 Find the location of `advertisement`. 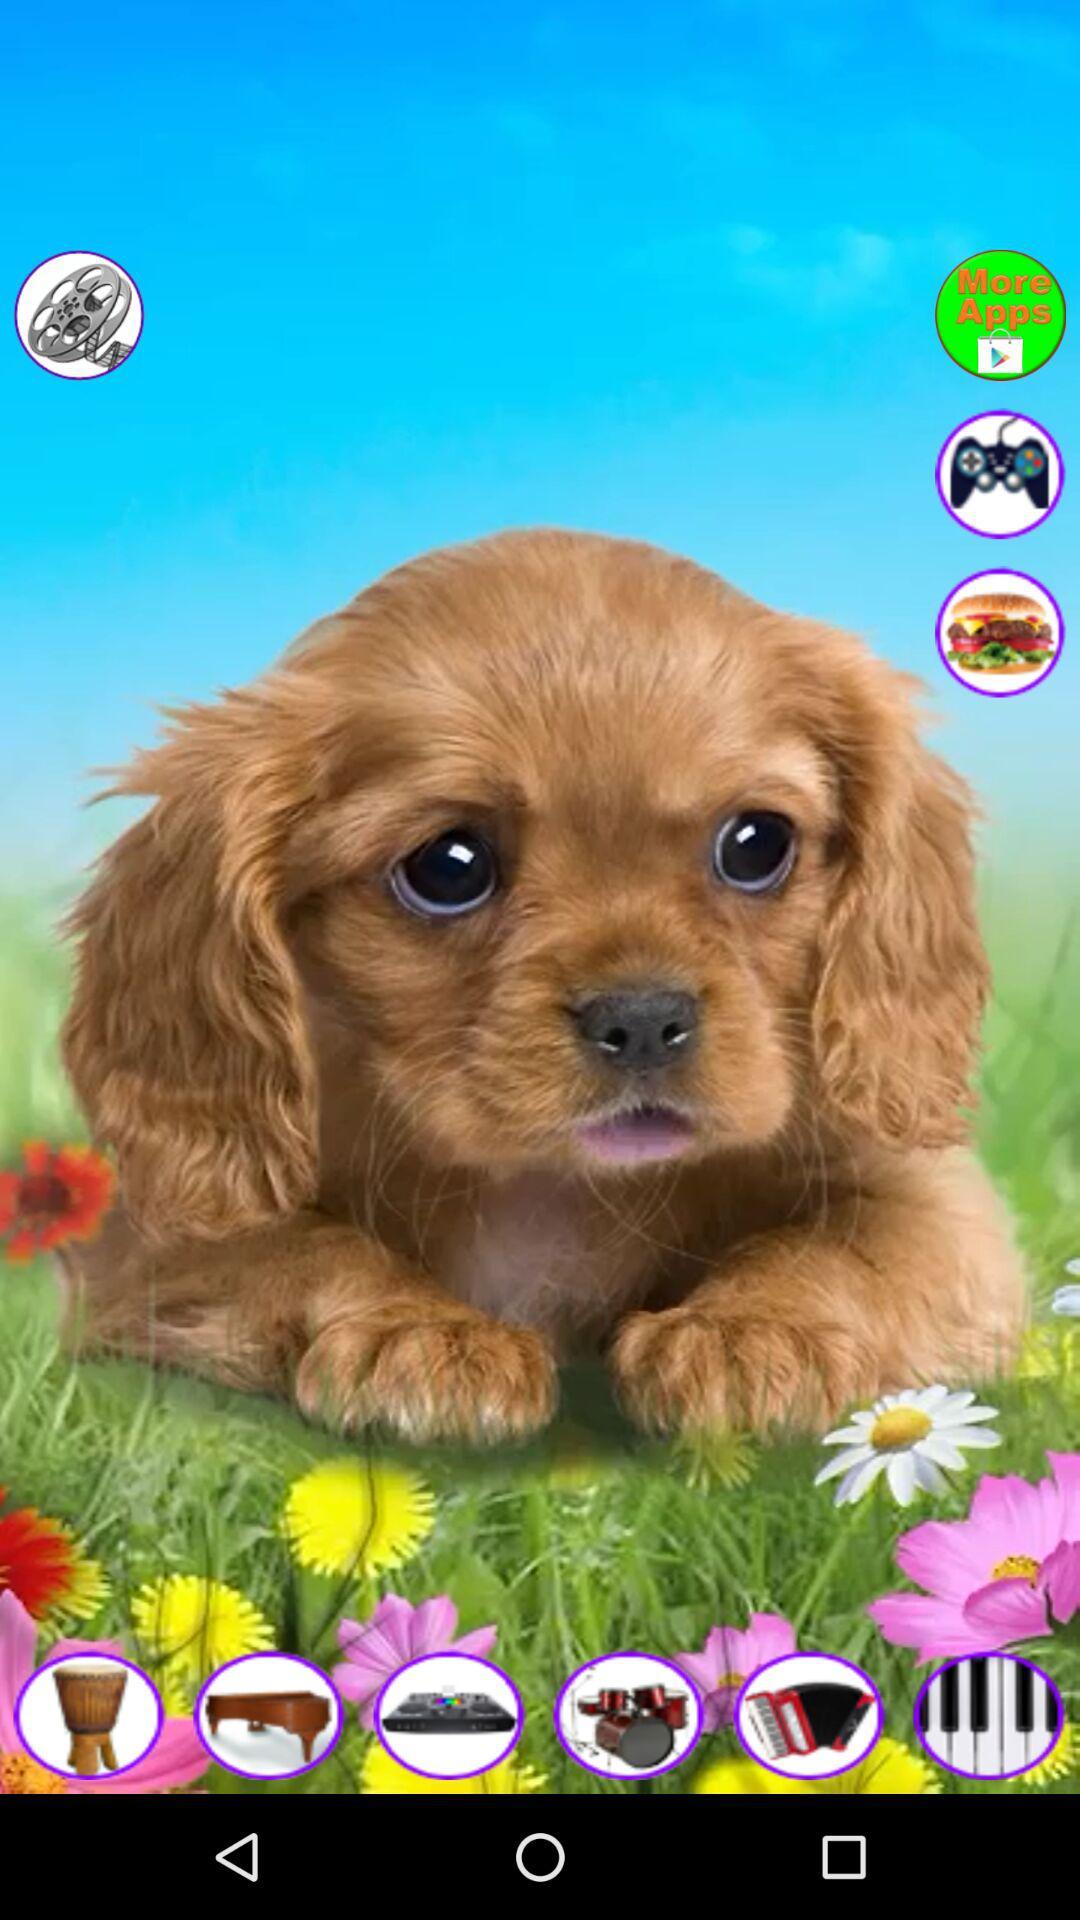

advertisement is located at coordinates (1000, 630).